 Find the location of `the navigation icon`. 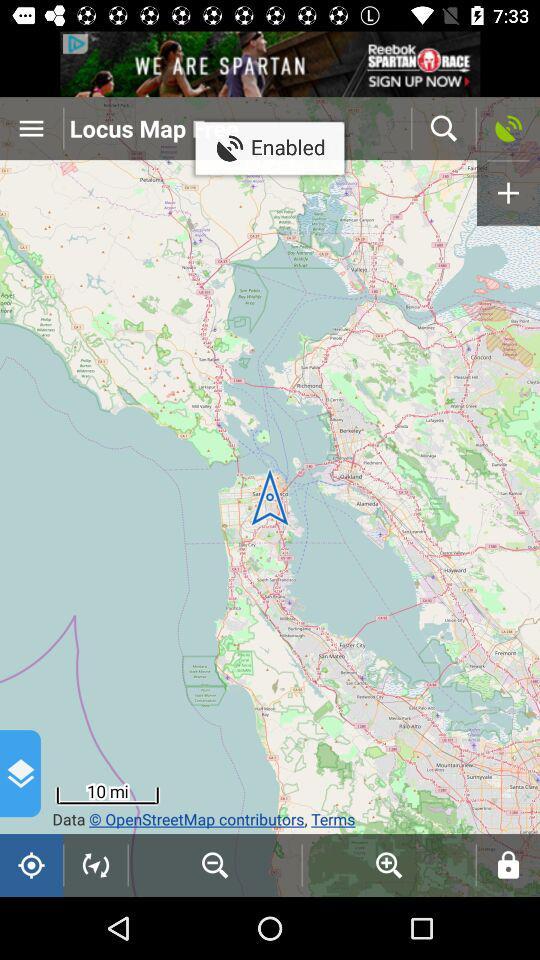

the navigation icon is located at coordinates (95, 864).